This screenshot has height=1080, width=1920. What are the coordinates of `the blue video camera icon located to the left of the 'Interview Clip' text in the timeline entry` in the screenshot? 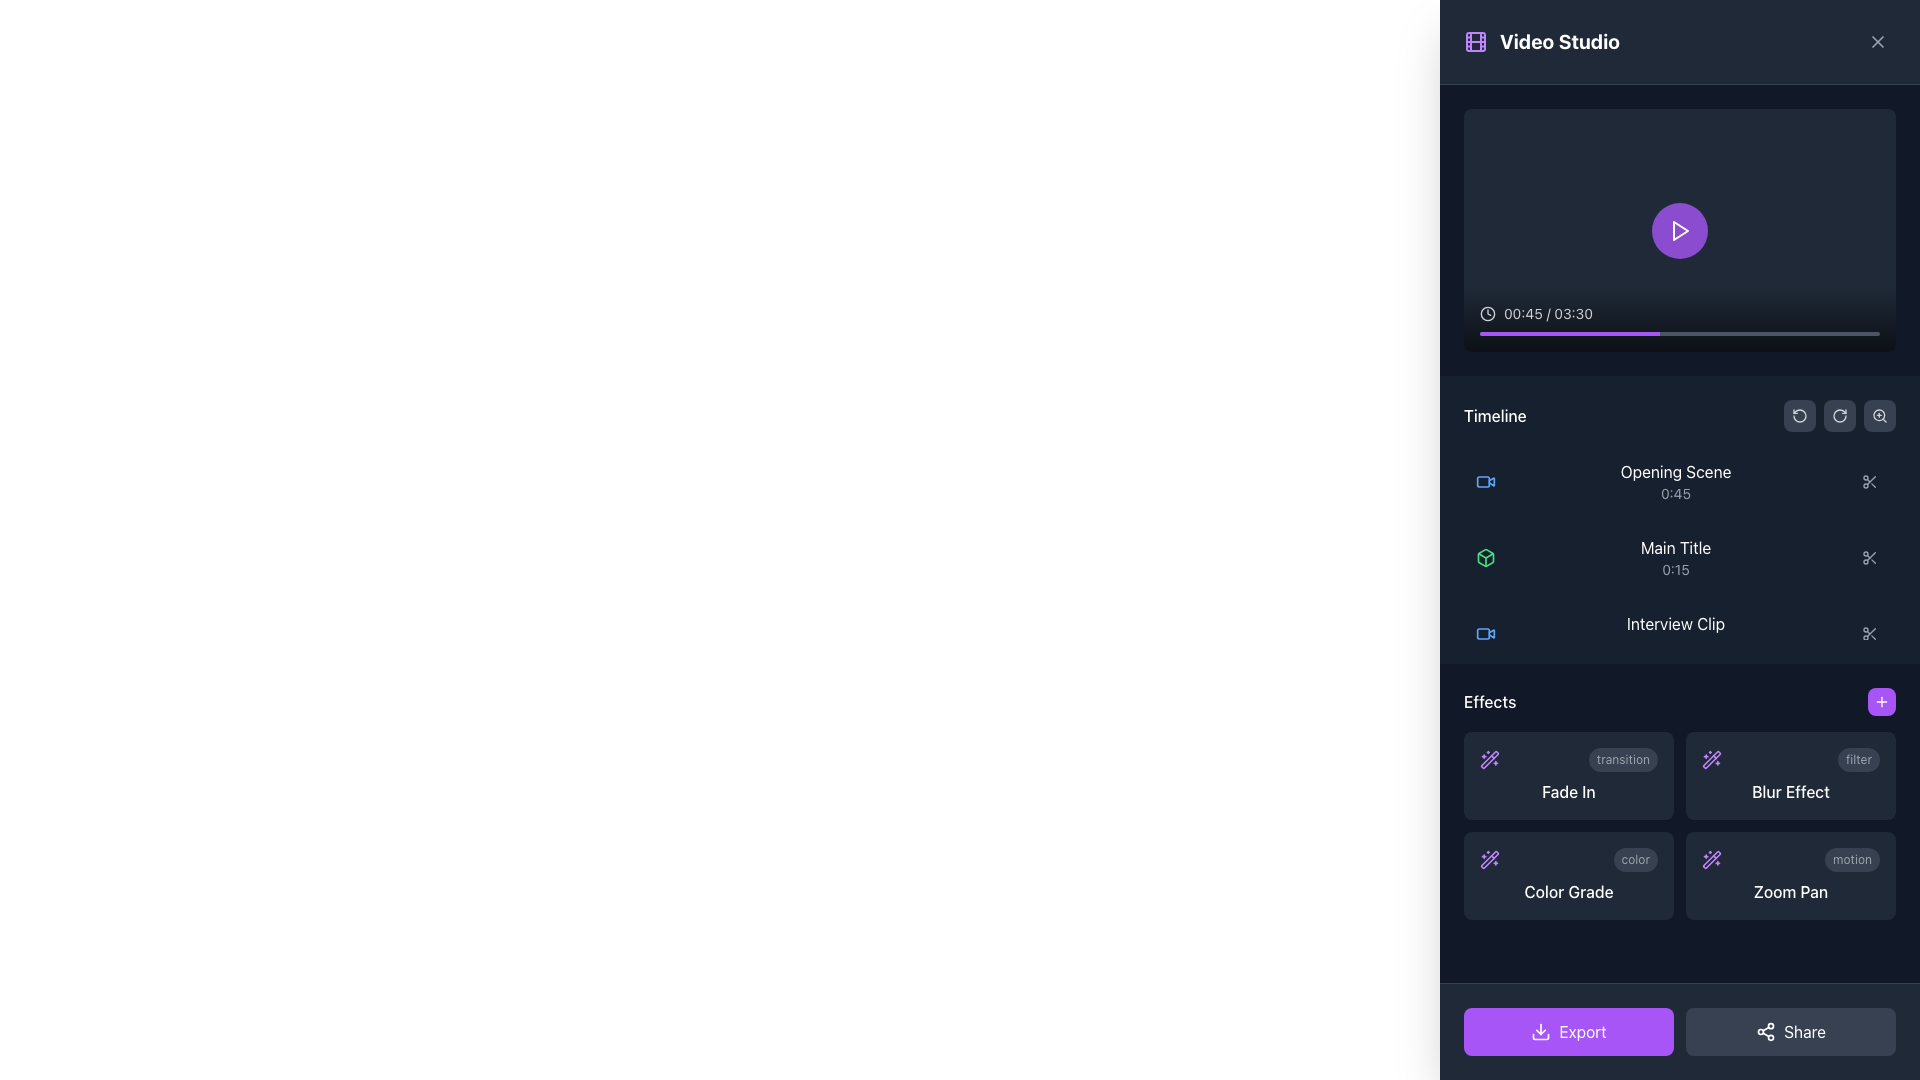 It's located at (1486, 633).